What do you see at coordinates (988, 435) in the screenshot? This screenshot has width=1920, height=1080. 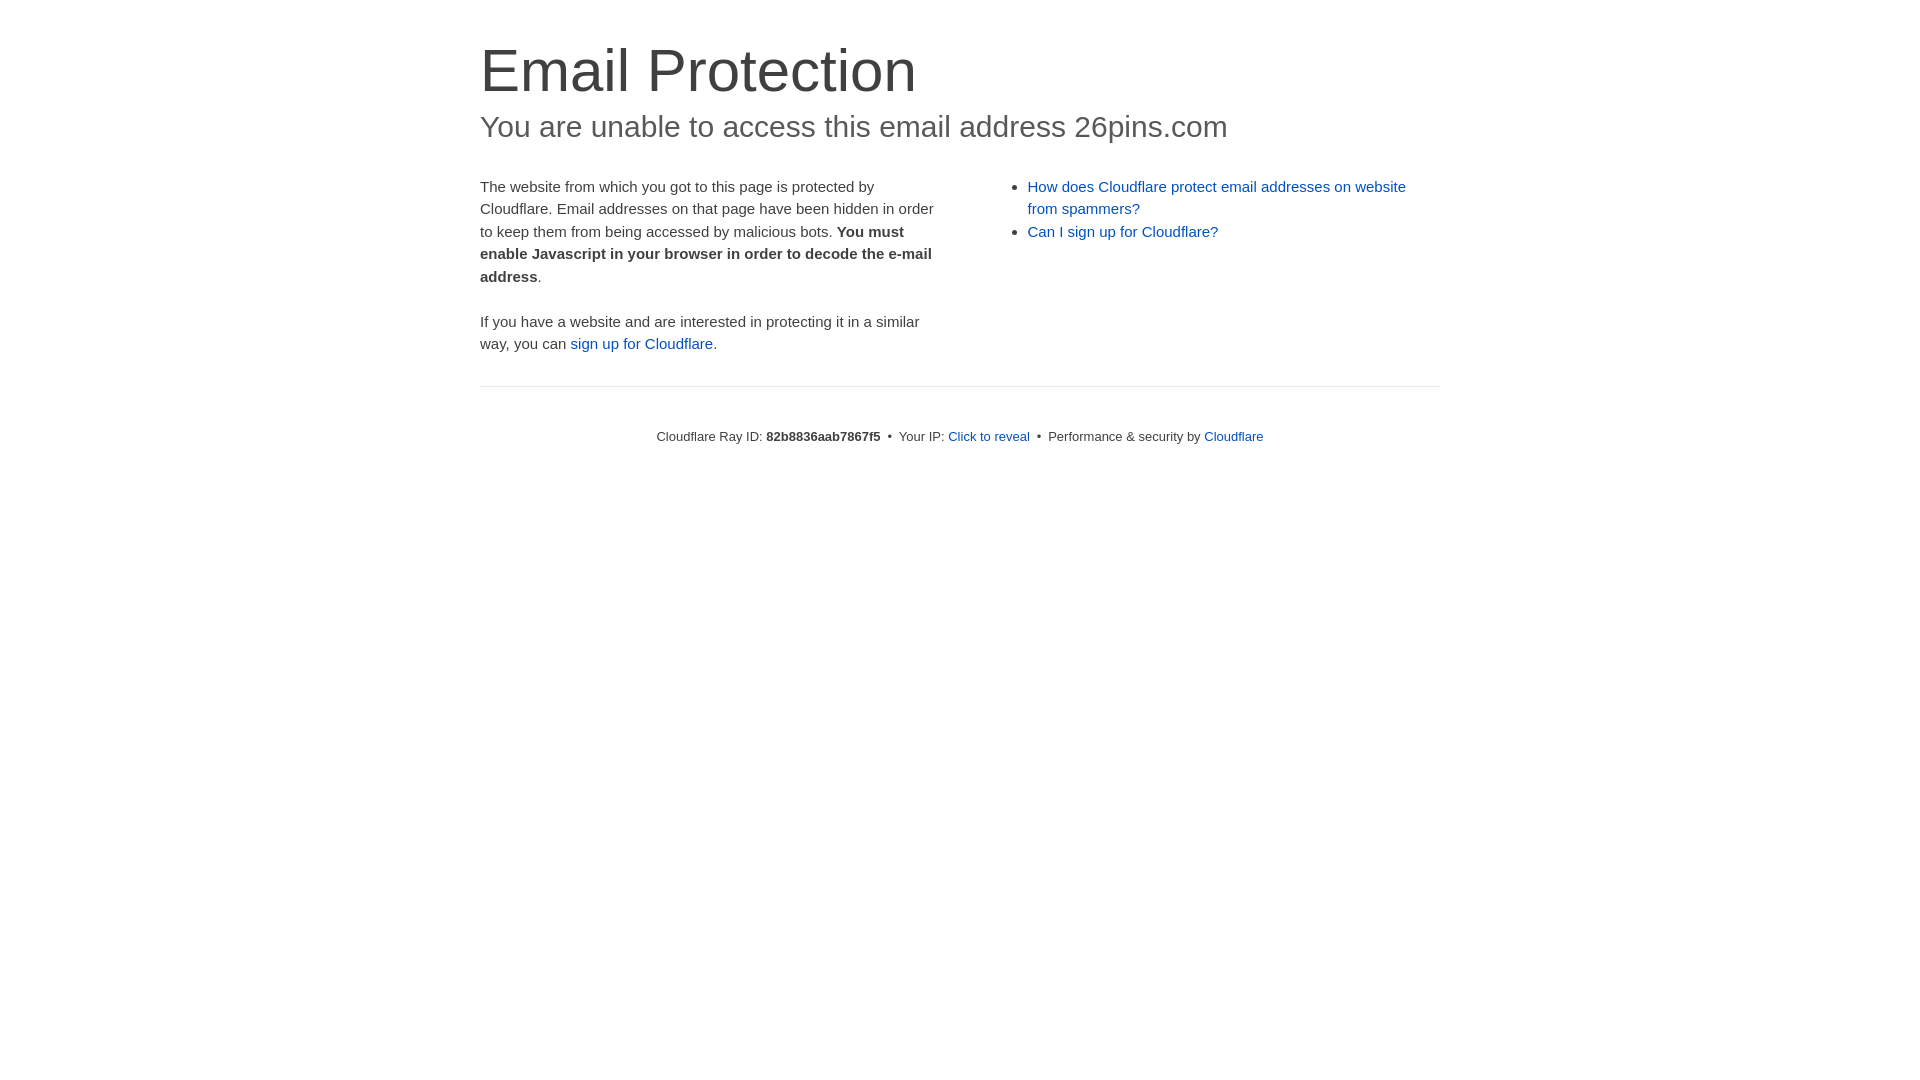 I see `'Click to reveal'` at bounding box center [988, 435].